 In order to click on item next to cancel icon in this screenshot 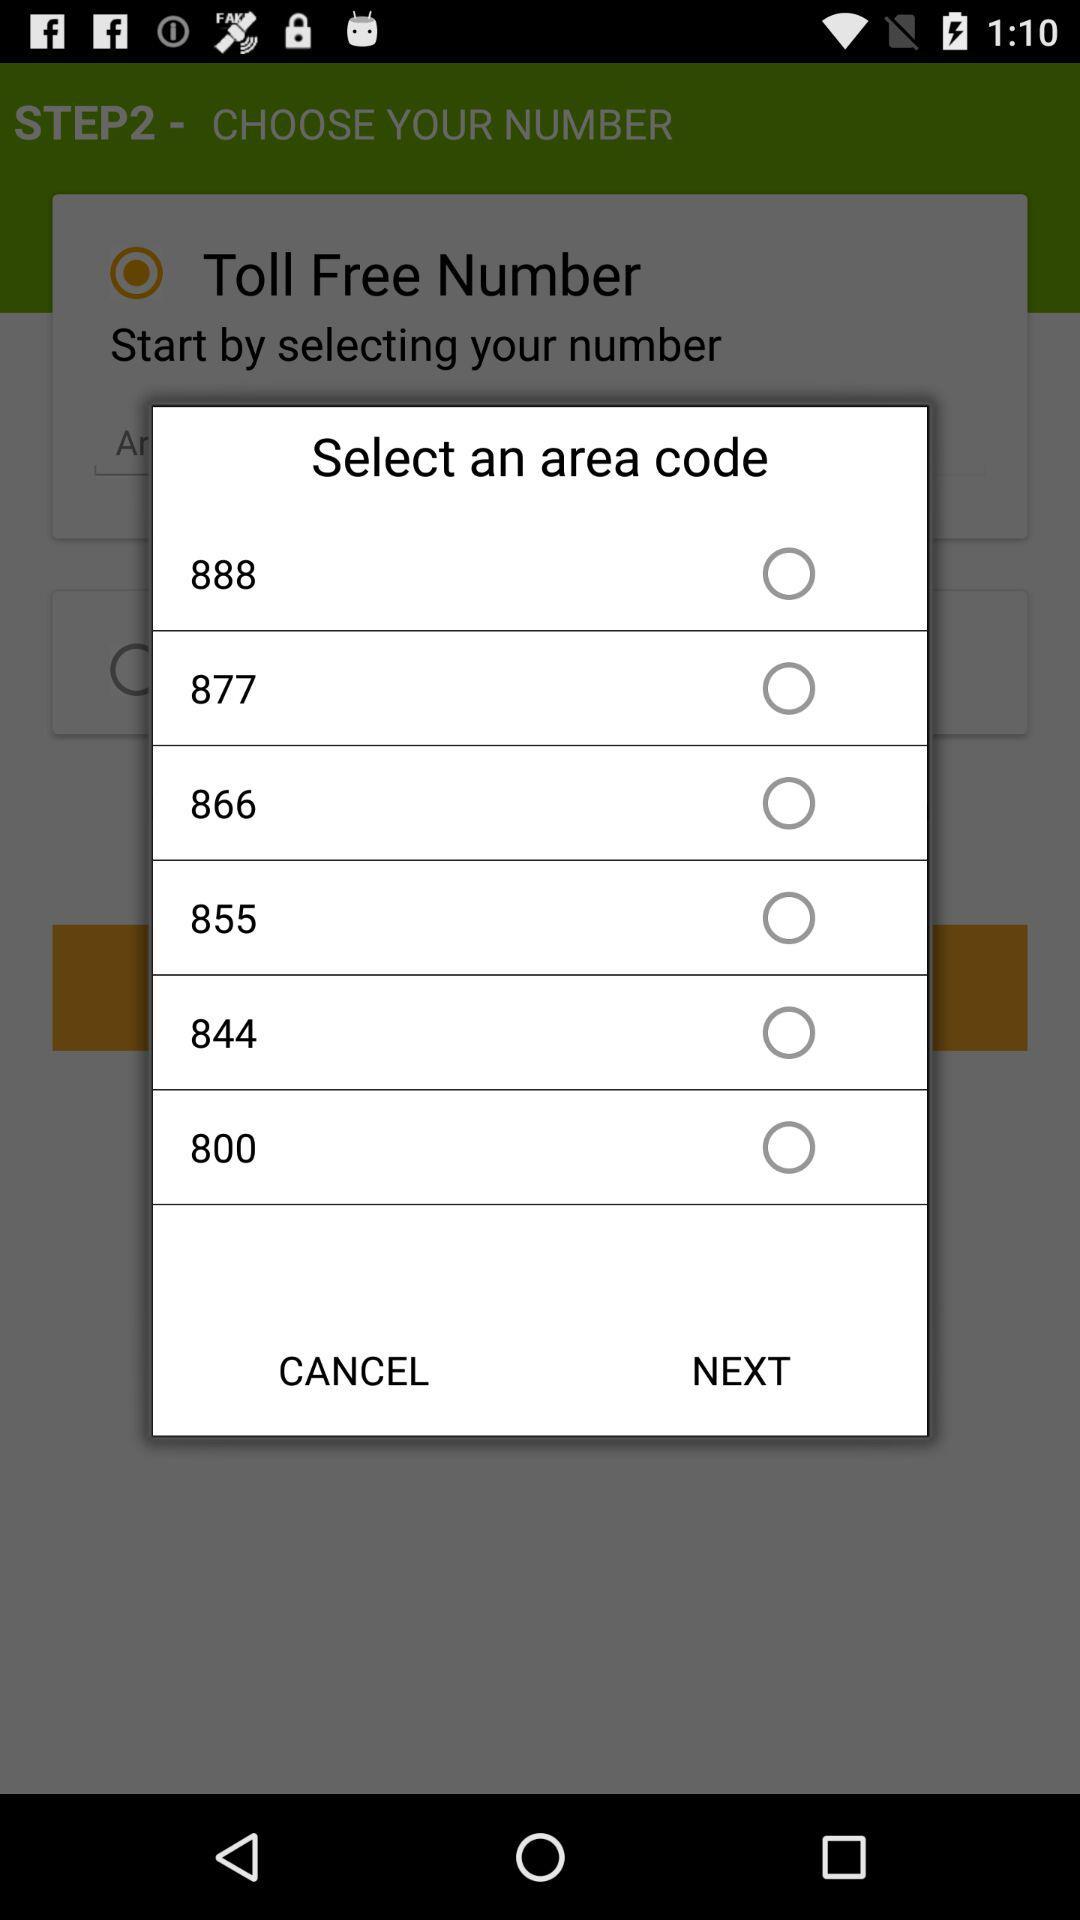, I will do `click(741, 1368)`.